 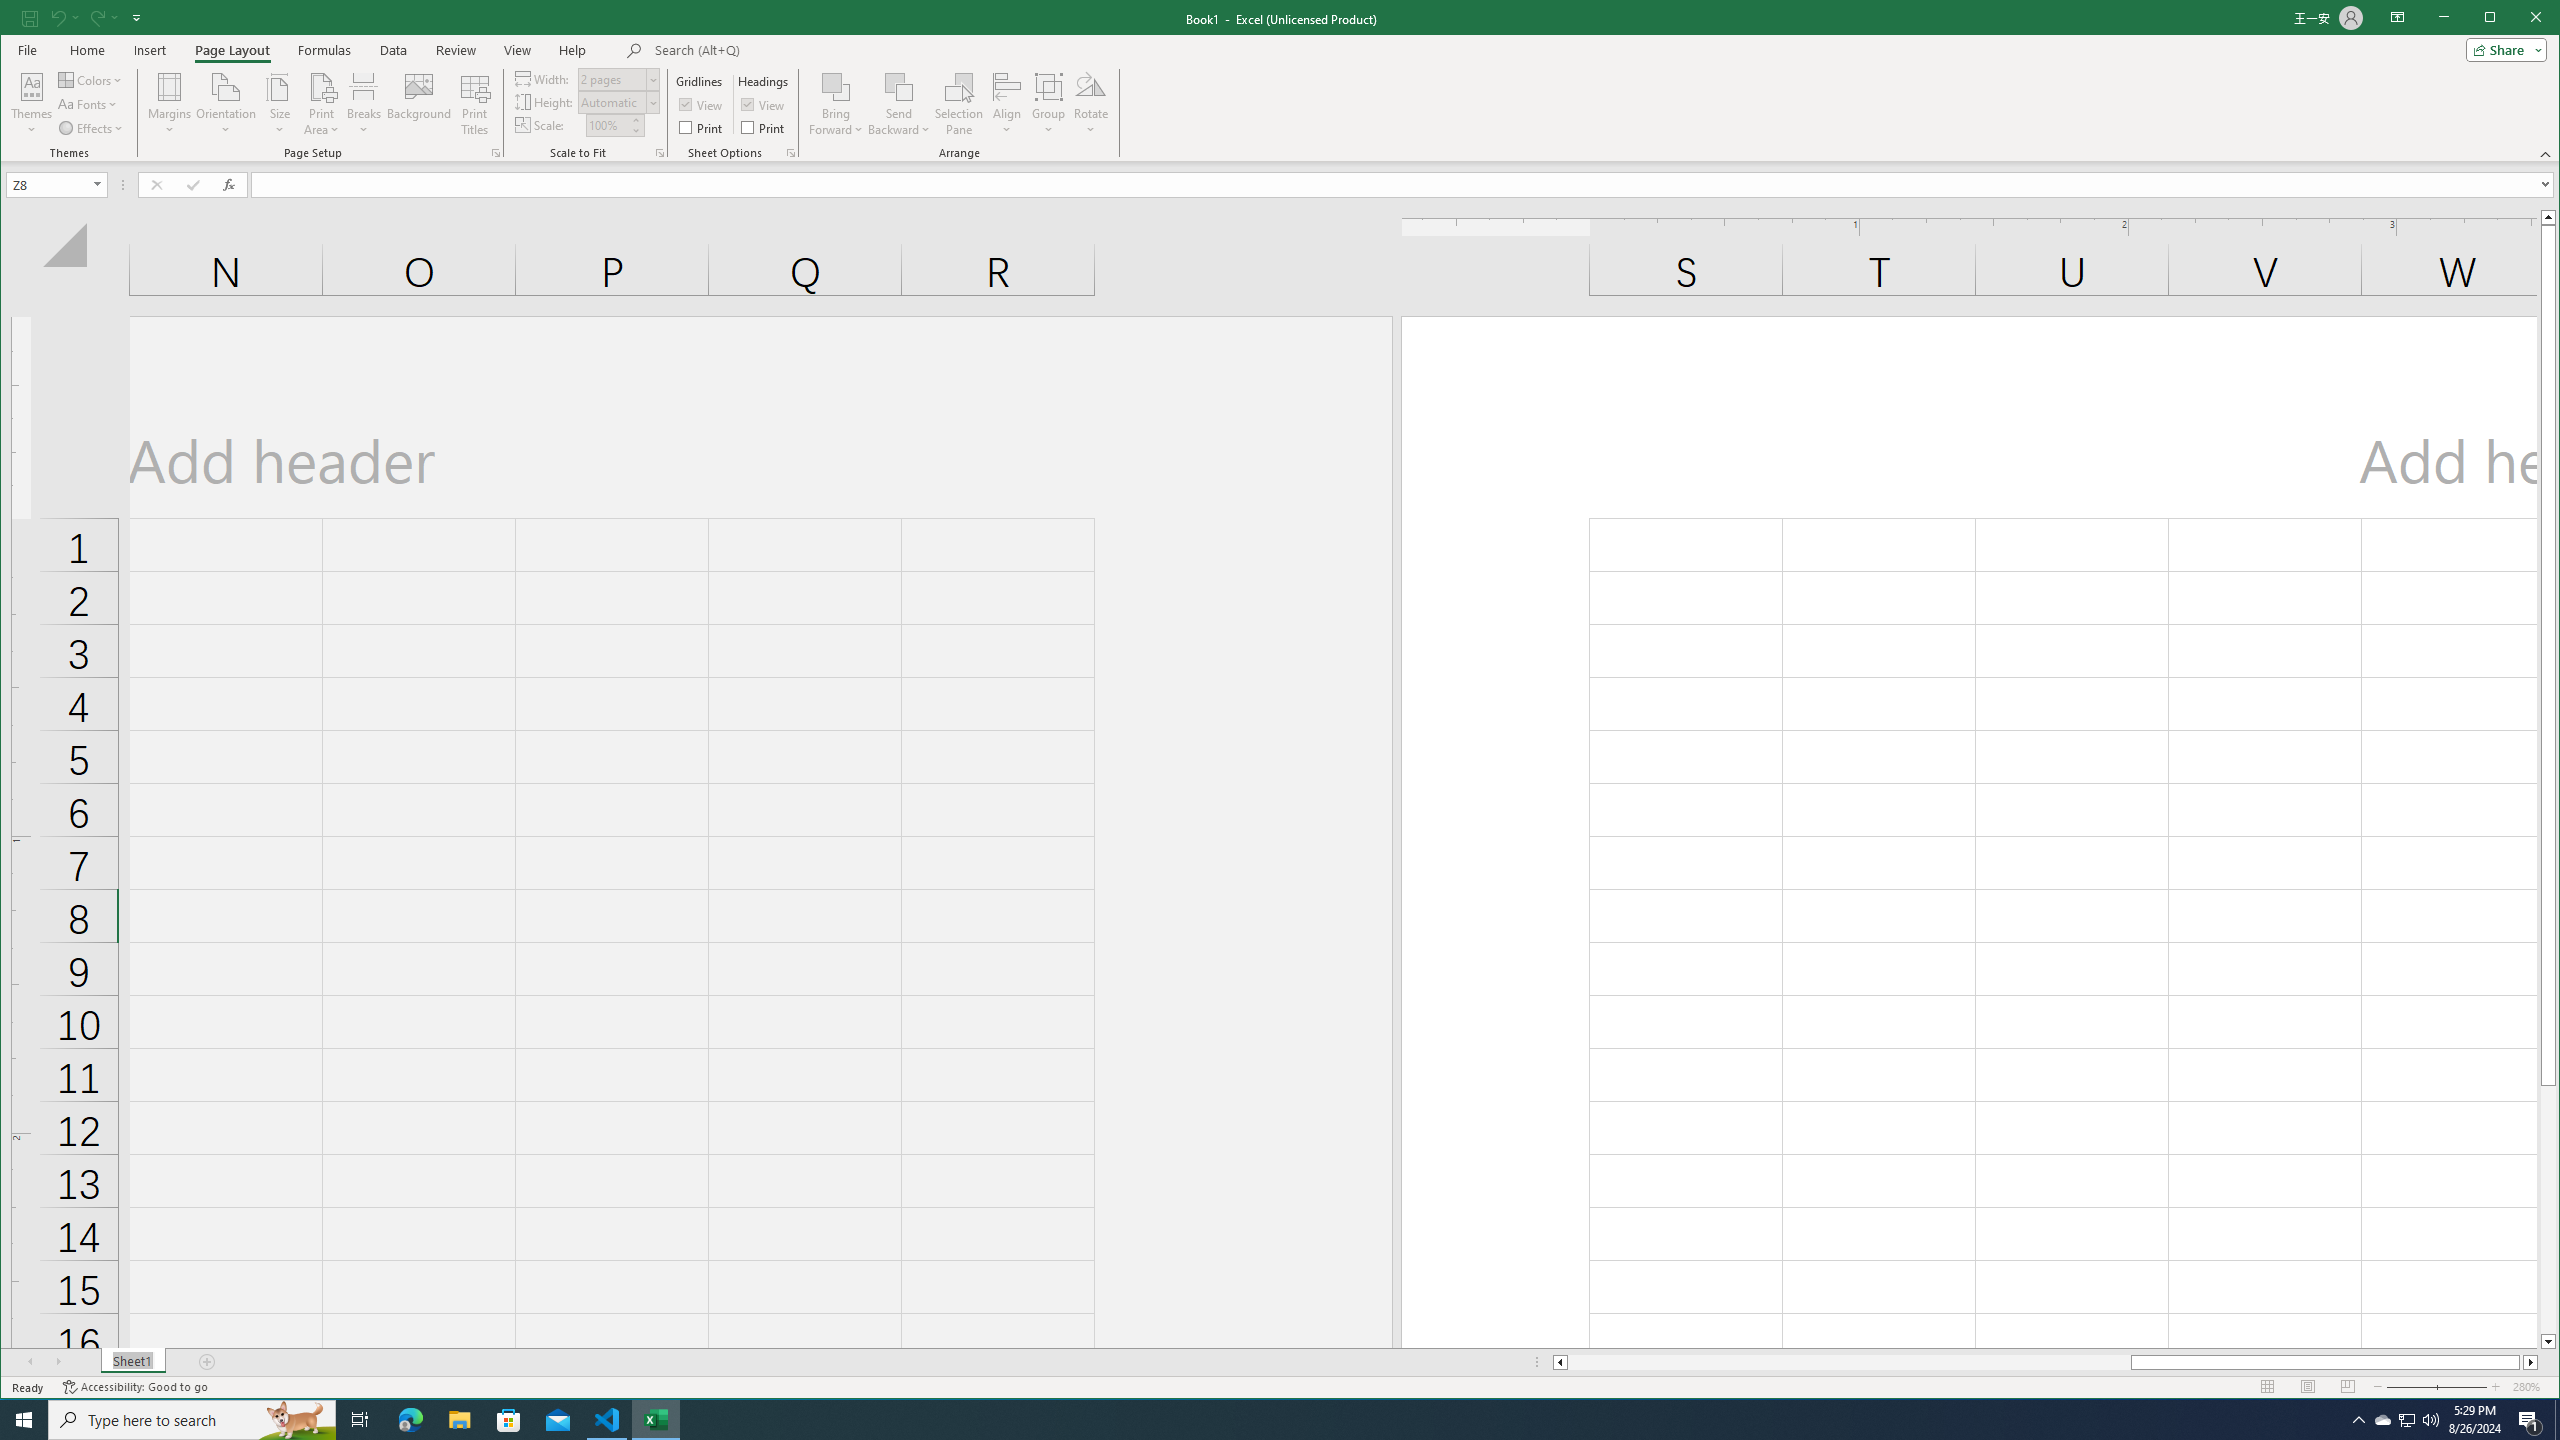 I want to click on 'Bring Forward', so click(x=835, y=85).